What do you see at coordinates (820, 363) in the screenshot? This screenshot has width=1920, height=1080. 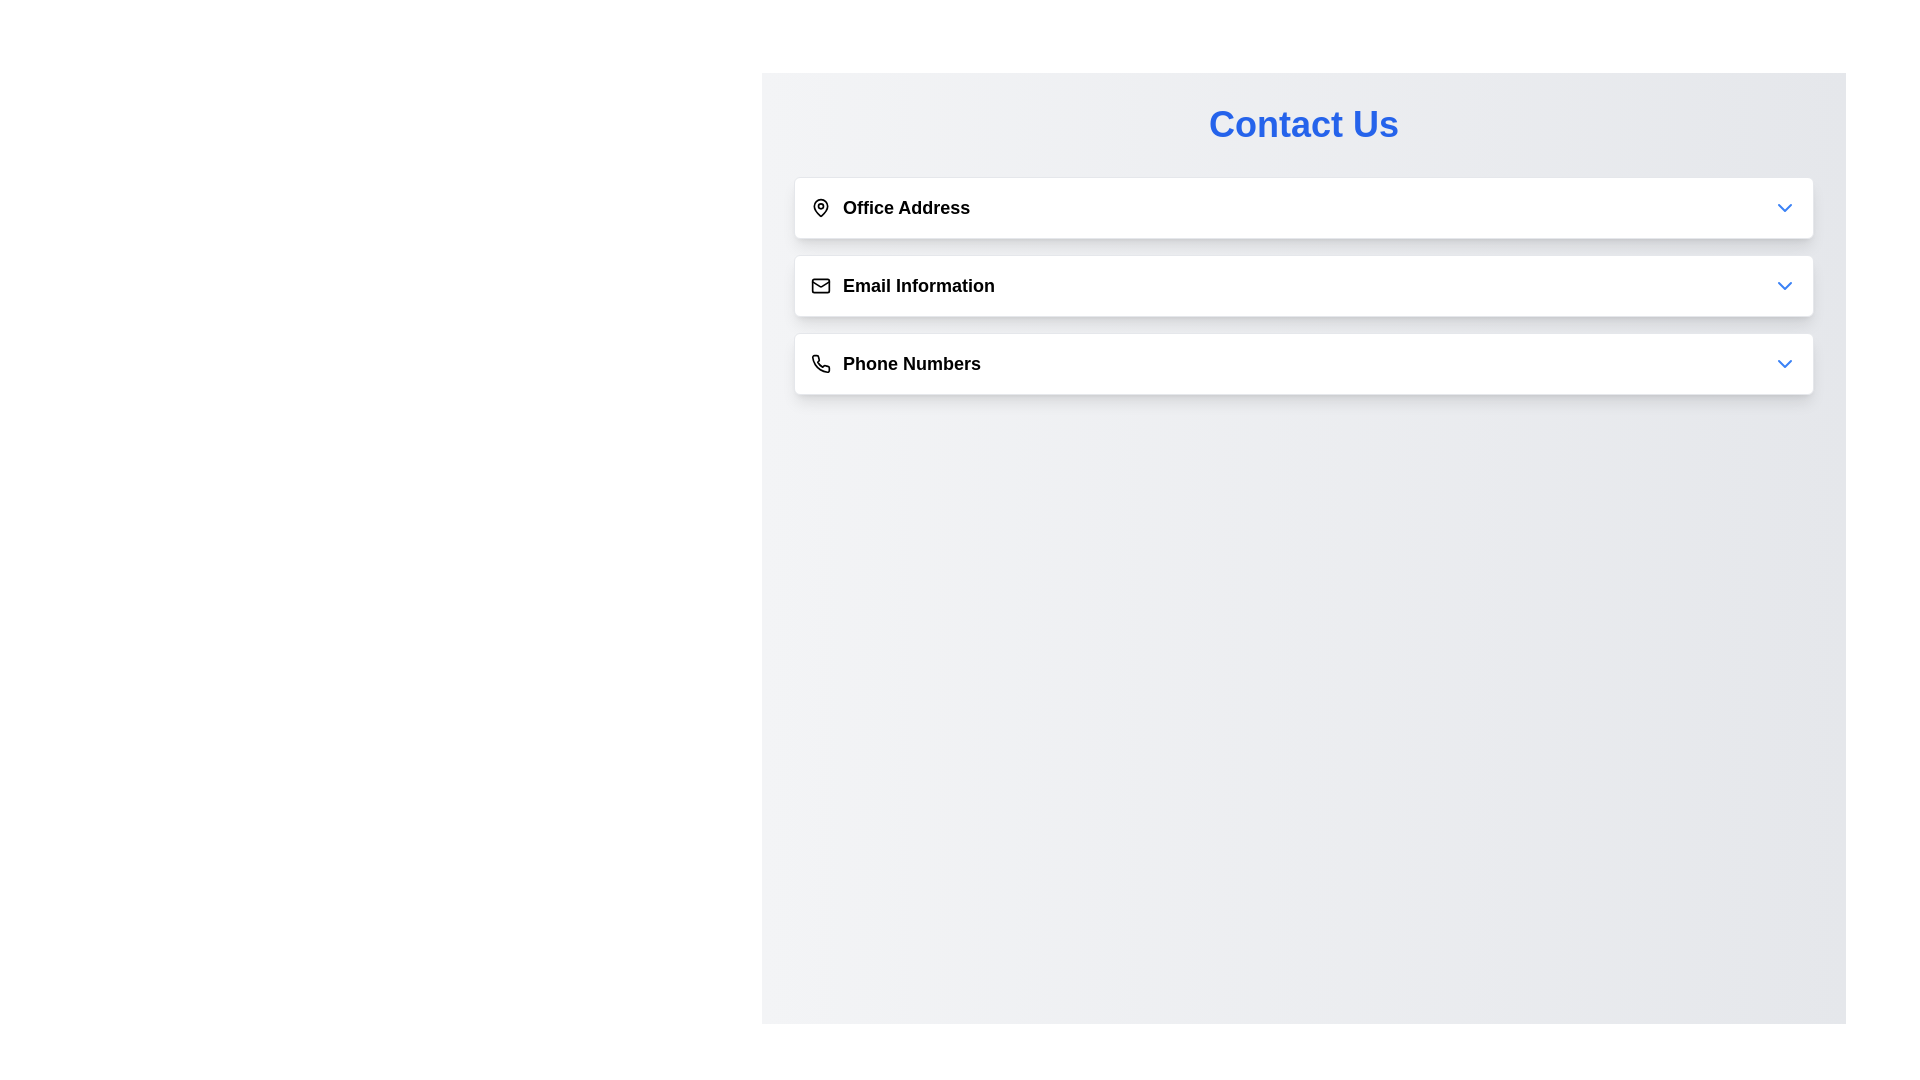 I see `the phone-shaped icon located next to the 'Phone Numbers' label in the bottom section of the listed contact options` at bounding box center [820, 363].